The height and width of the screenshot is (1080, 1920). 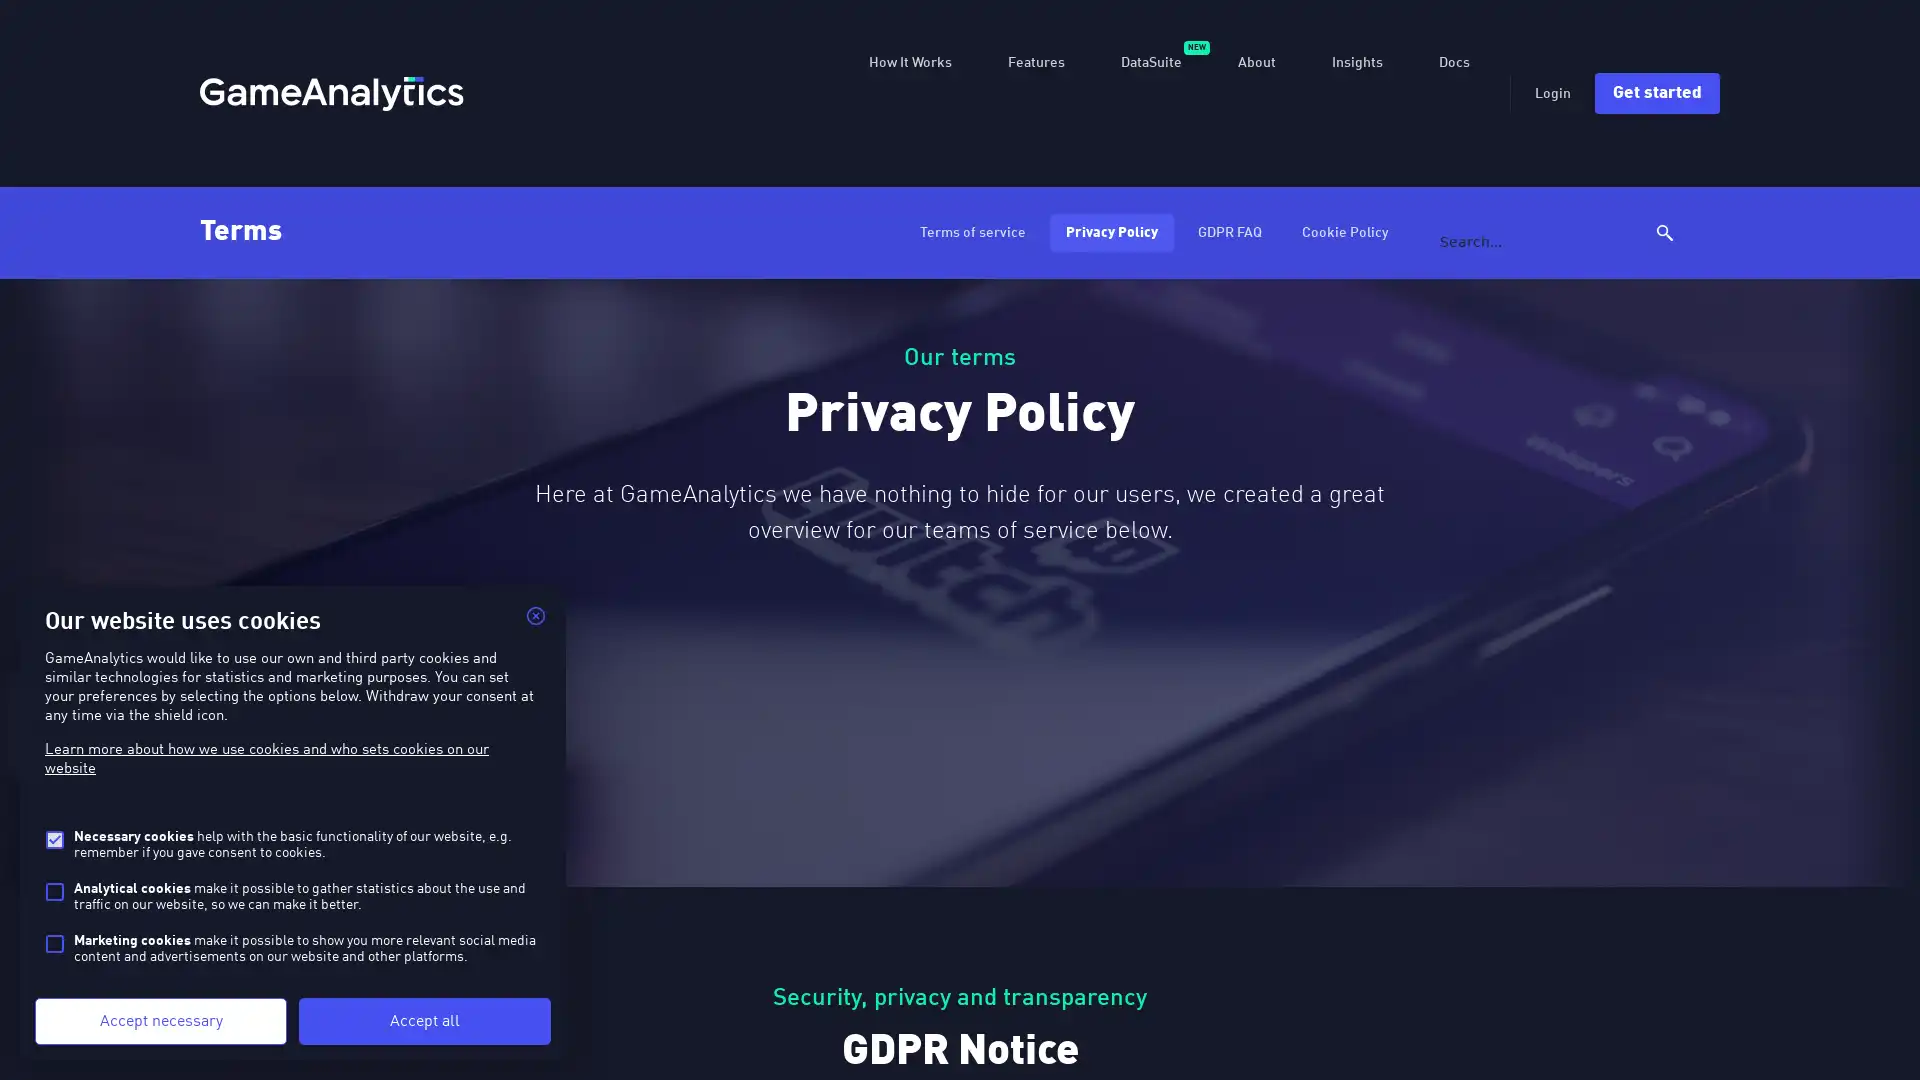 What do you see at coordinates (161, 1021) in the screenshot?
I see `Accept necessary` at bounding box center [161, 1021].